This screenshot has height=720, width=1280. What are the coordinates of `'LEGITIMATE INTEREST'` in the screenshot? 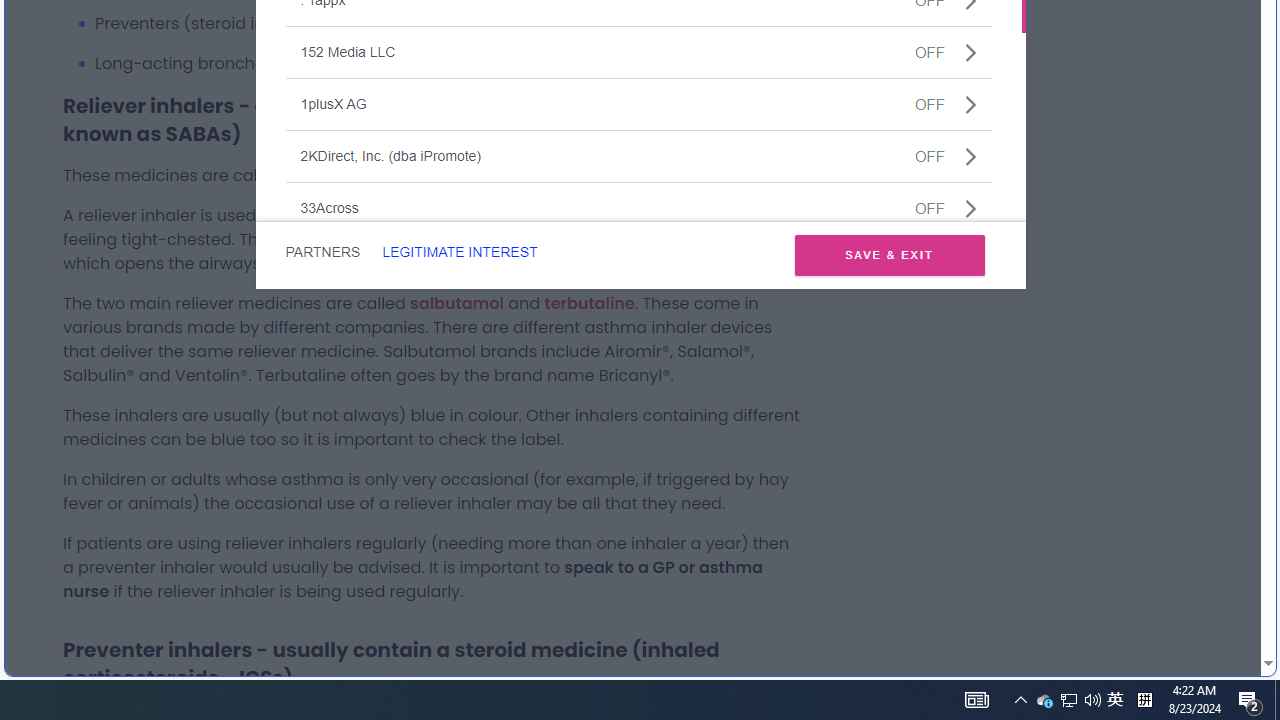 It's located at (458, 250).